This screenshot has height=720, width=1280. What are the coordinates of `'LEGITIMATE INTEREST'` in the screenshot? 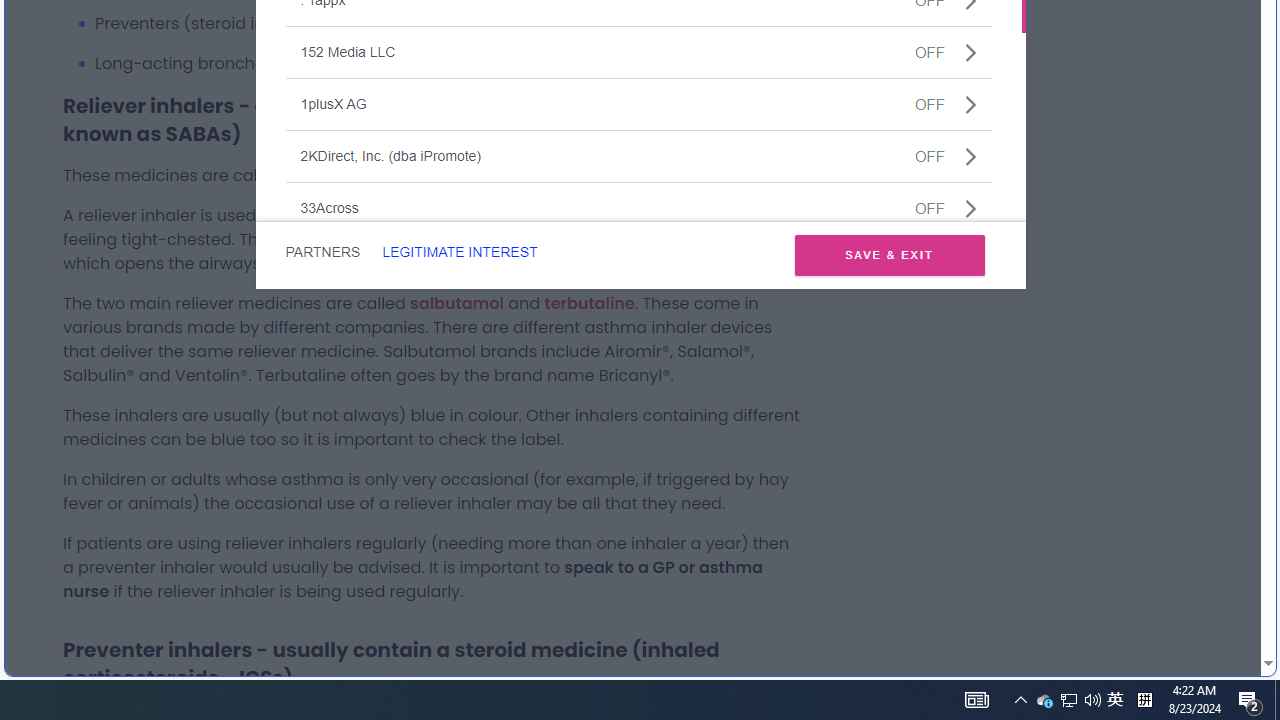 It's located at (458, 250).